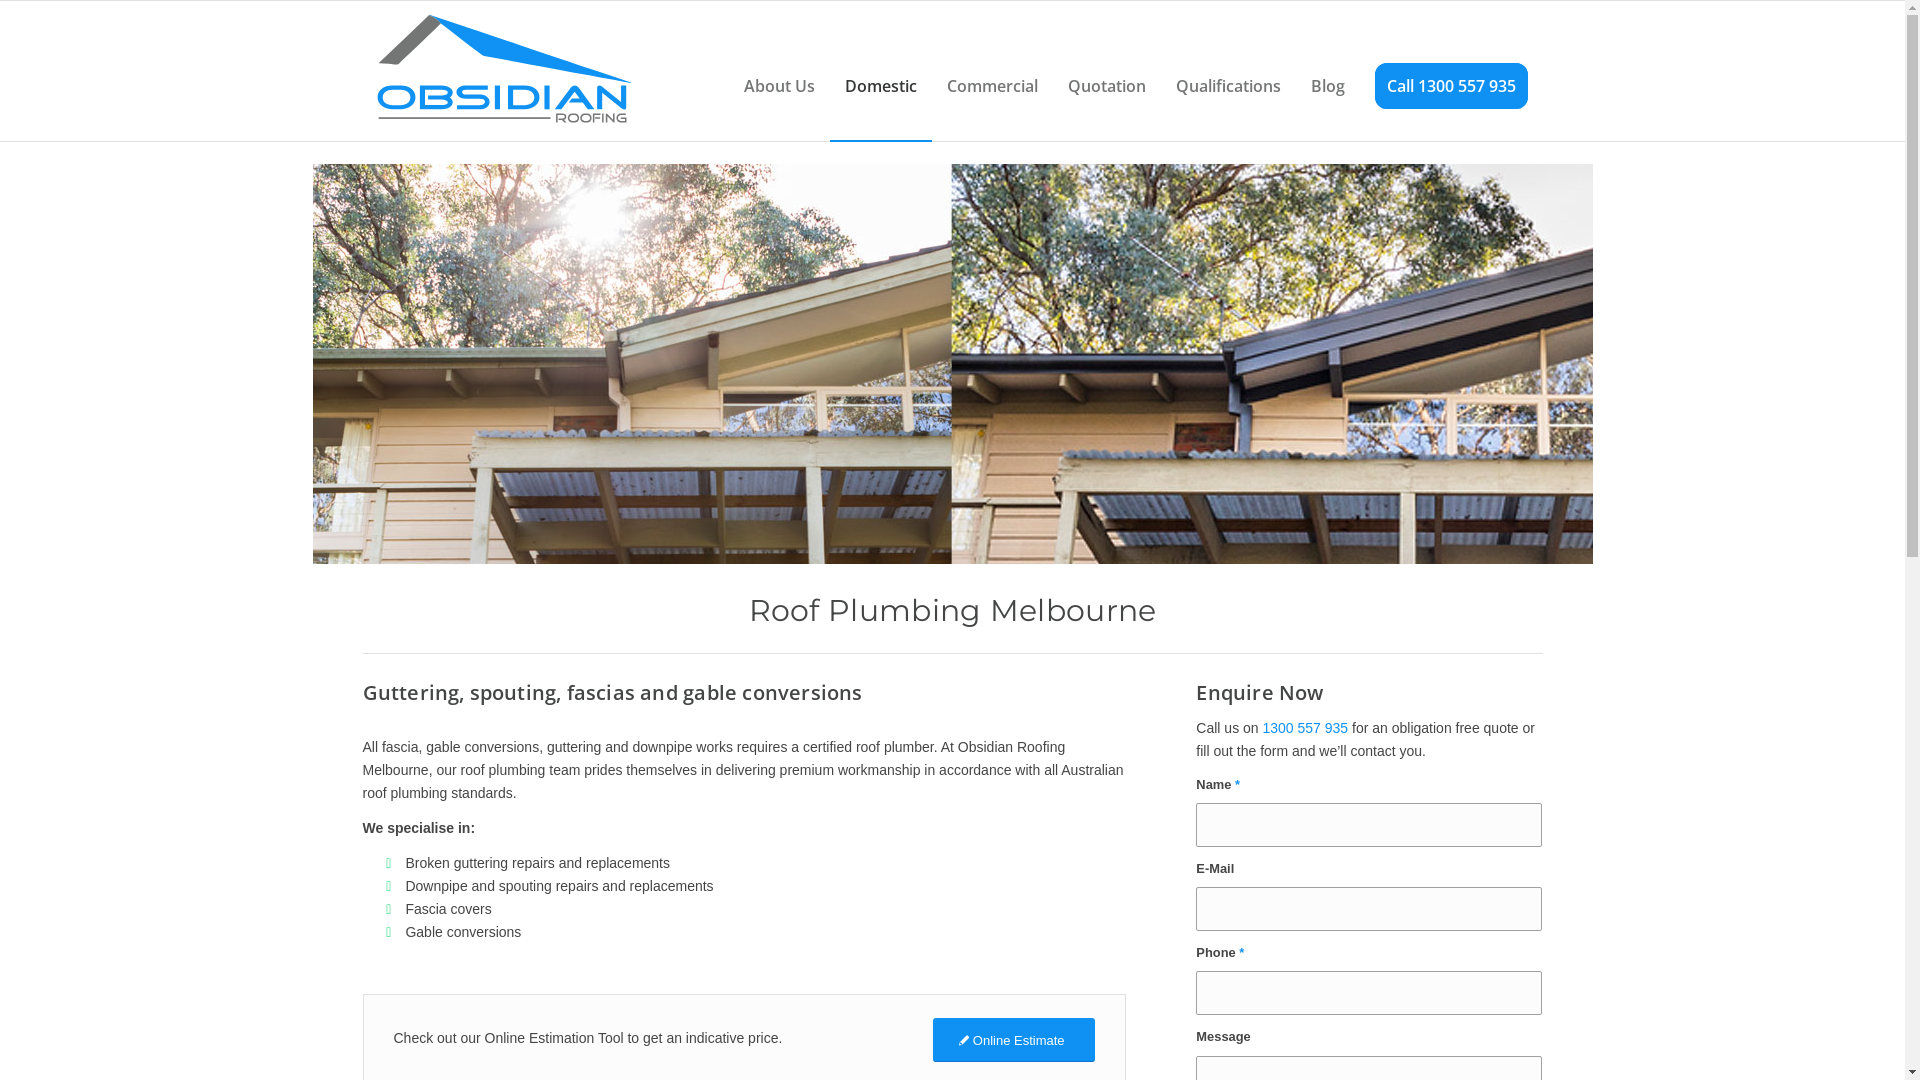  Describe the element at coordinates (777, 69) in the screenshot. I see `'About Us'` at that location.